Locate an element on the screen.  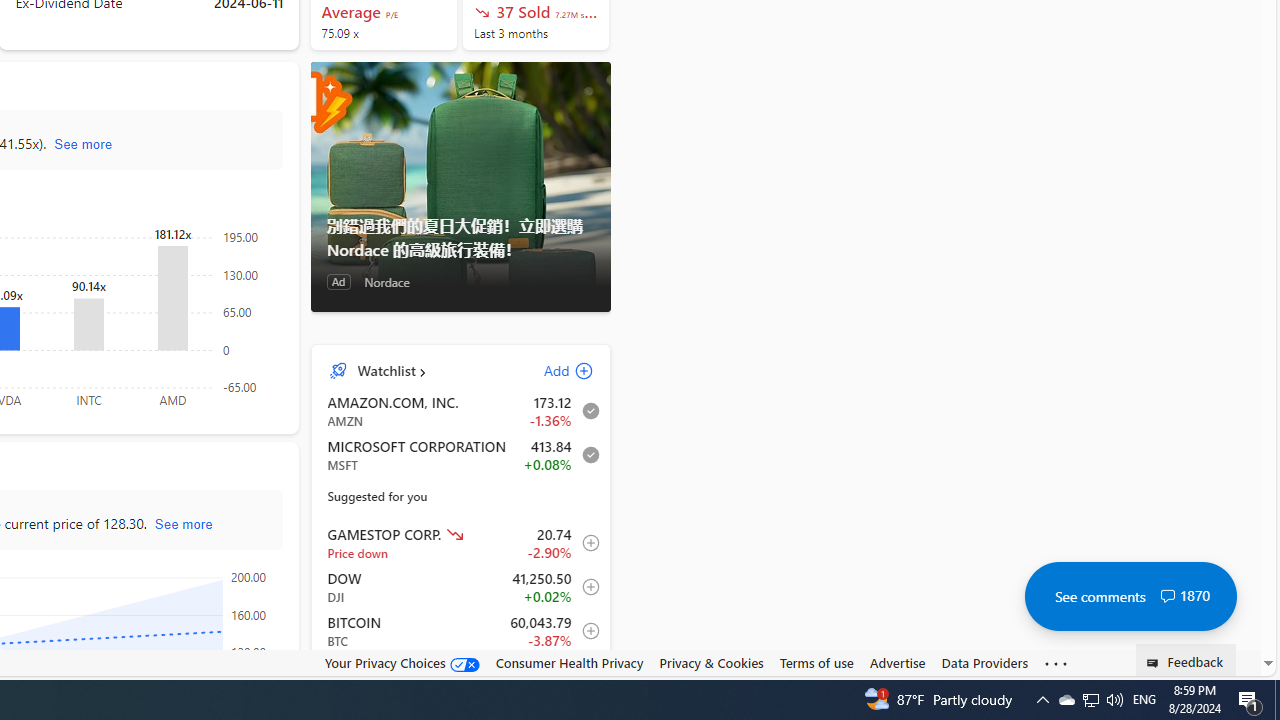
'Terms of use' is located at coordinates (816, 662).